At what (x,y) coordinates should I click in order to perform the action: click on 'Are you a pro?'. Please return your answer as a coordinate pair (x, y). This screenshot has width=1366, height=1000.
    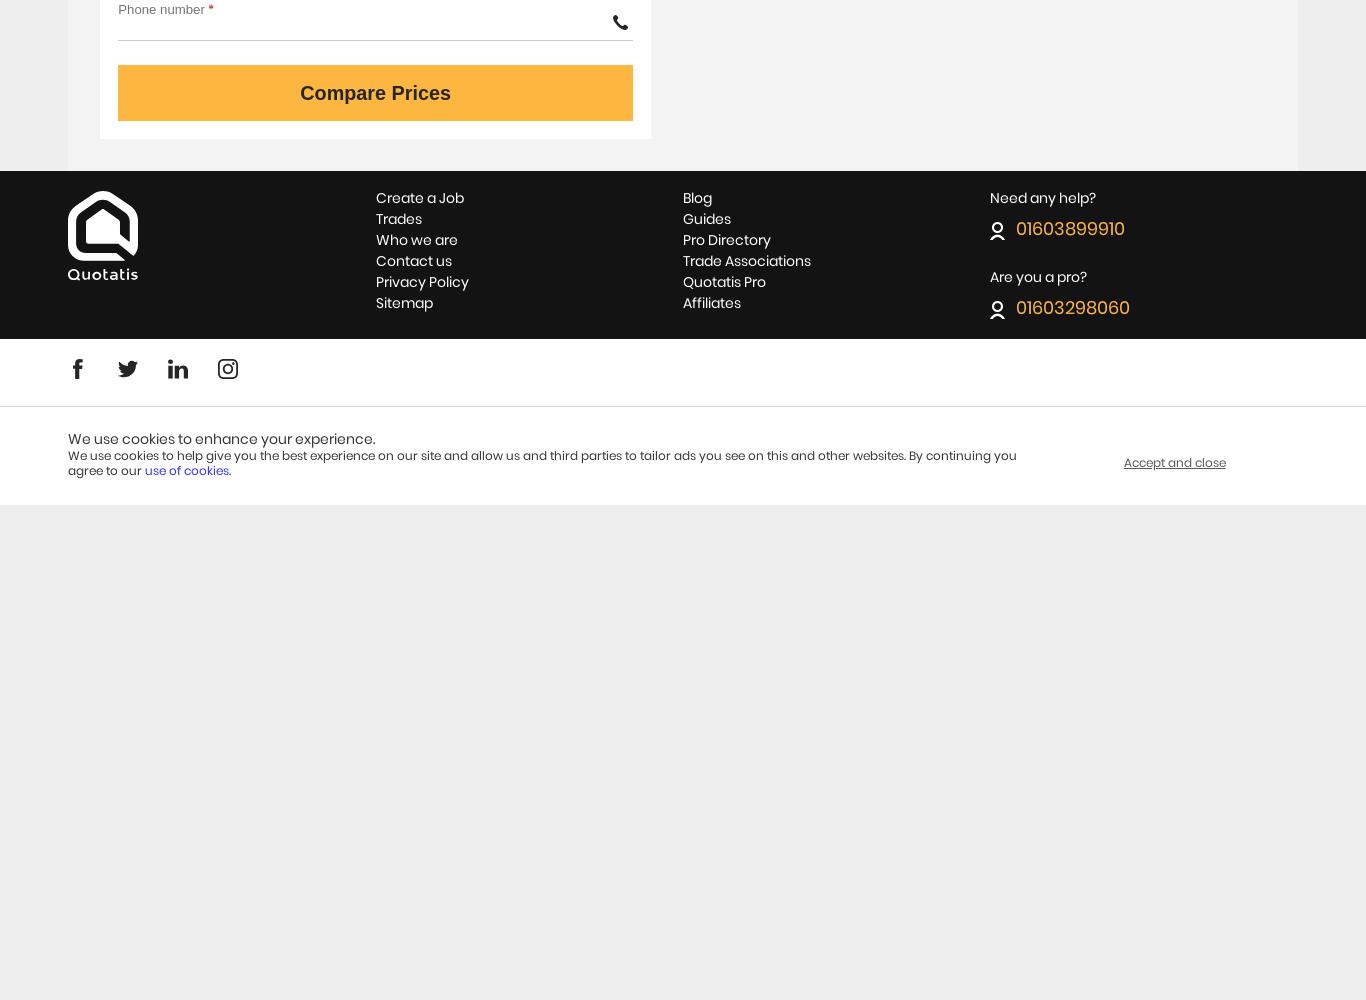
    Looking at the image, I should click on (989, 277).